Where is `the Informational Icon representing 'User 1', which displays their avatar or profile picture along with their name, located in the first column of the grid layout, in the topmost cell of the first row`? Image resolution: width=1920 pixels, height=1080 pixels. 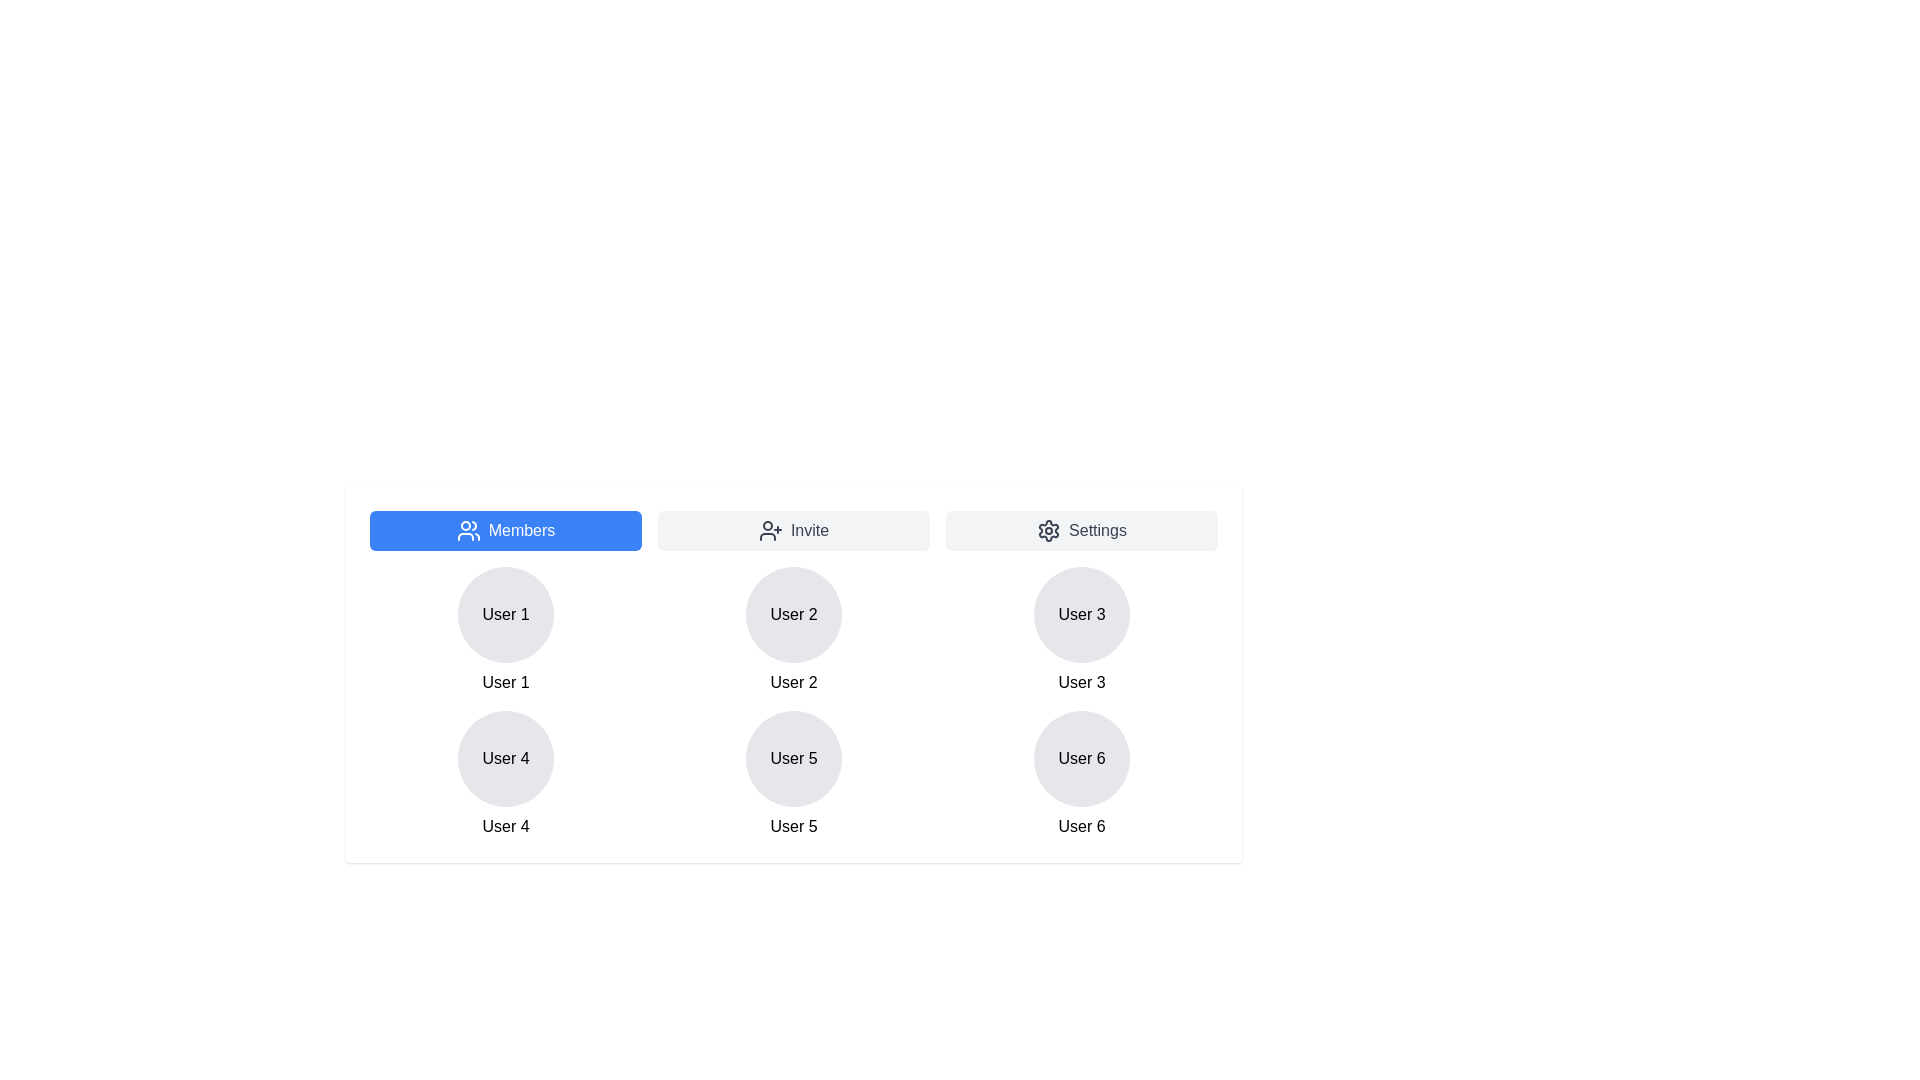
the Informational Icon representing 'User 1', which displays their avatar or profile picture along with their name, located in the first column of the grid layout, in the topmost cell of the first row is located at coordinates (505, 631).